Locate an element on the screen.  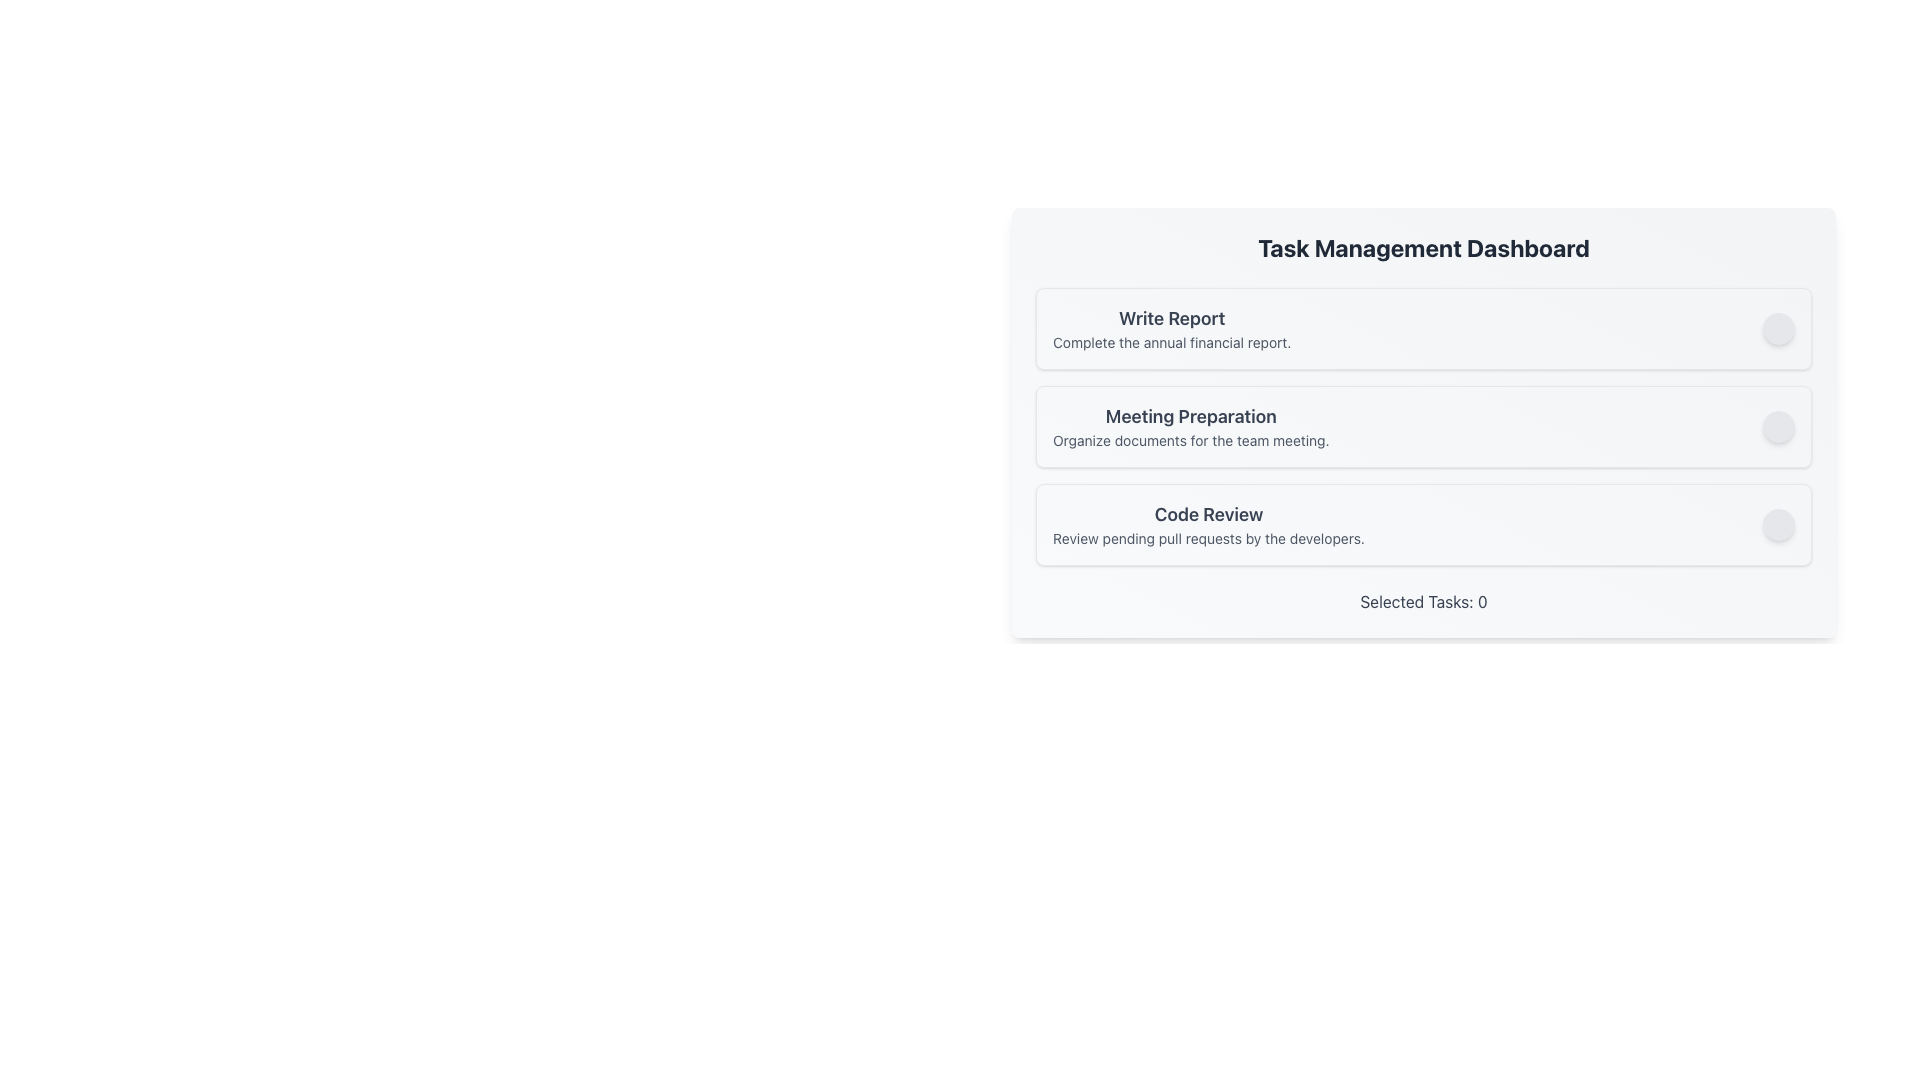
the button on the right of the 'Write Report' task card in the Task Management Dashboard for task-specific actions is located at coordinates (1423, 327).